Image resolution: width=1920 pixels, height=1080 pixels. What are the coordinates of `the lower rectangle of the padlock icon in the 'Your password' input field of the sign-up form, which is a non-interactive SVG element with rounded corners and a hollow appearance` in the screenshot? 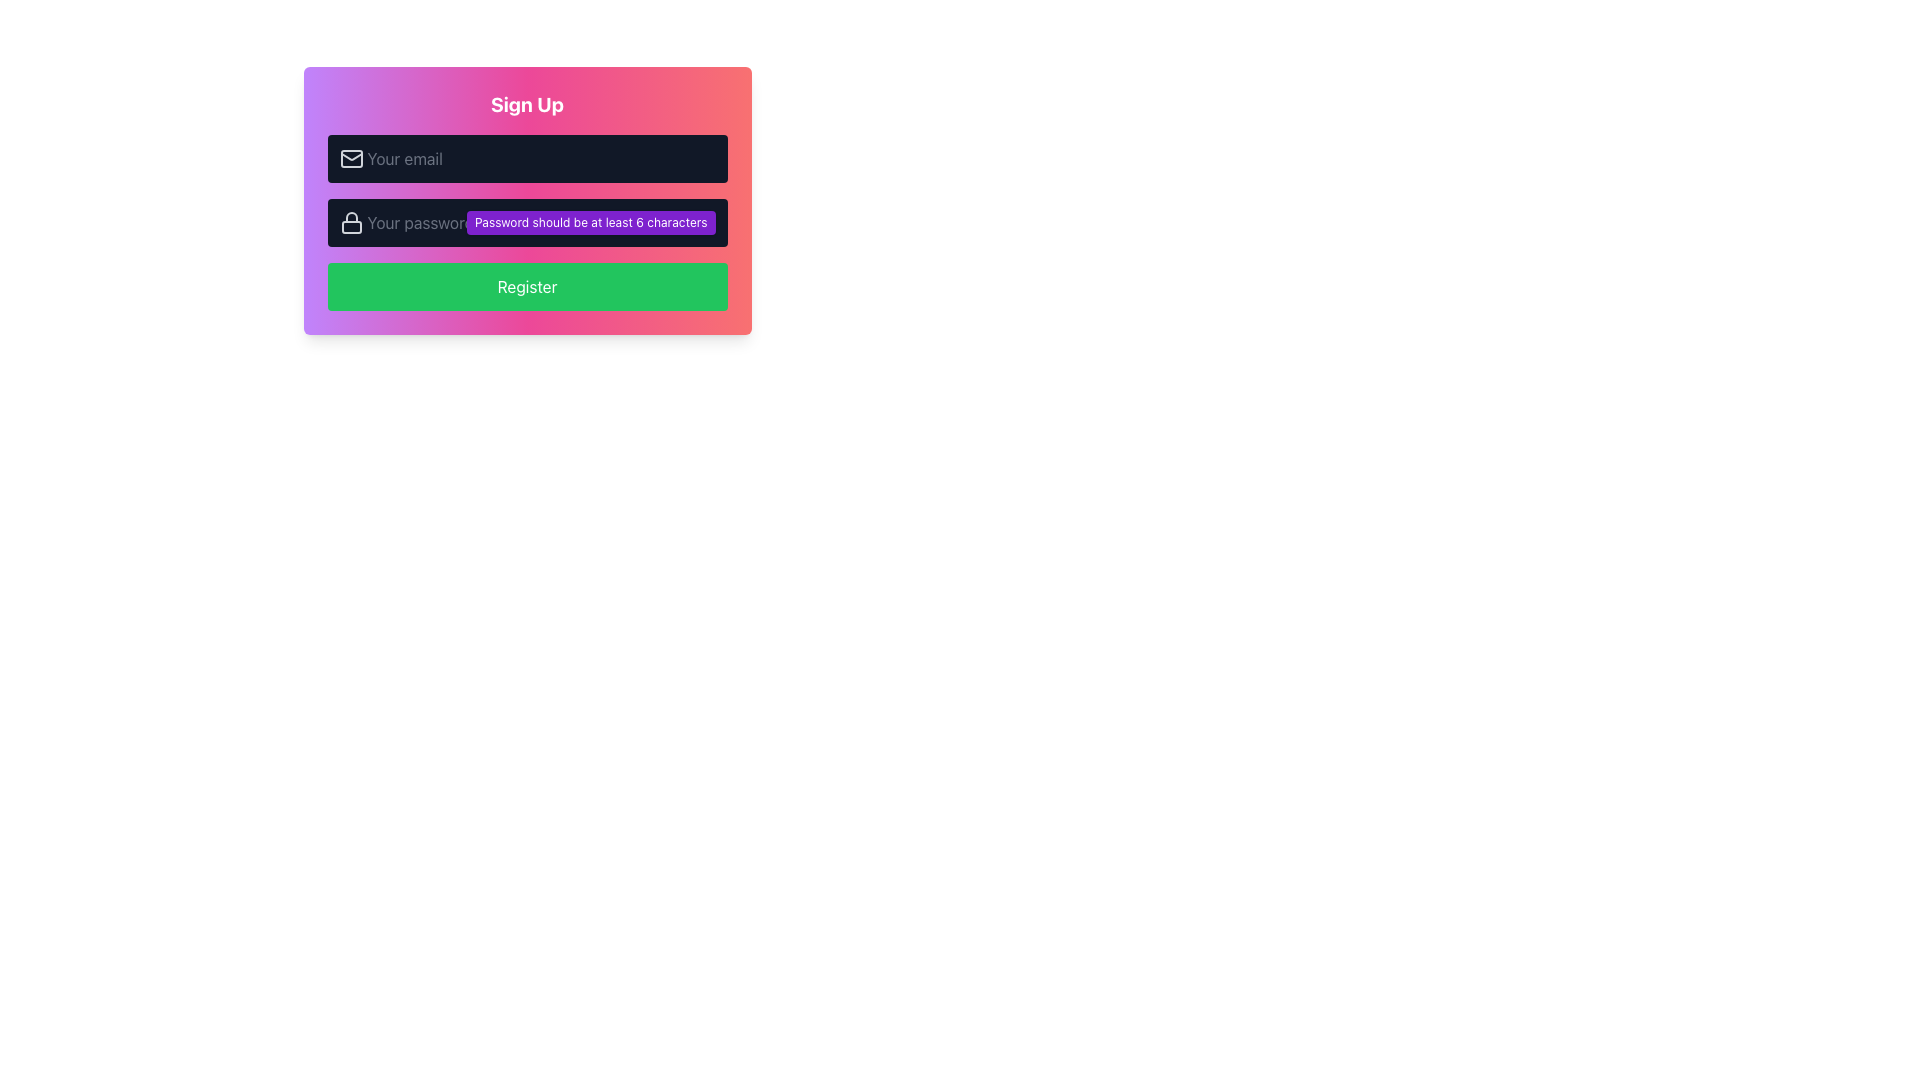 It's located at (351, 226).